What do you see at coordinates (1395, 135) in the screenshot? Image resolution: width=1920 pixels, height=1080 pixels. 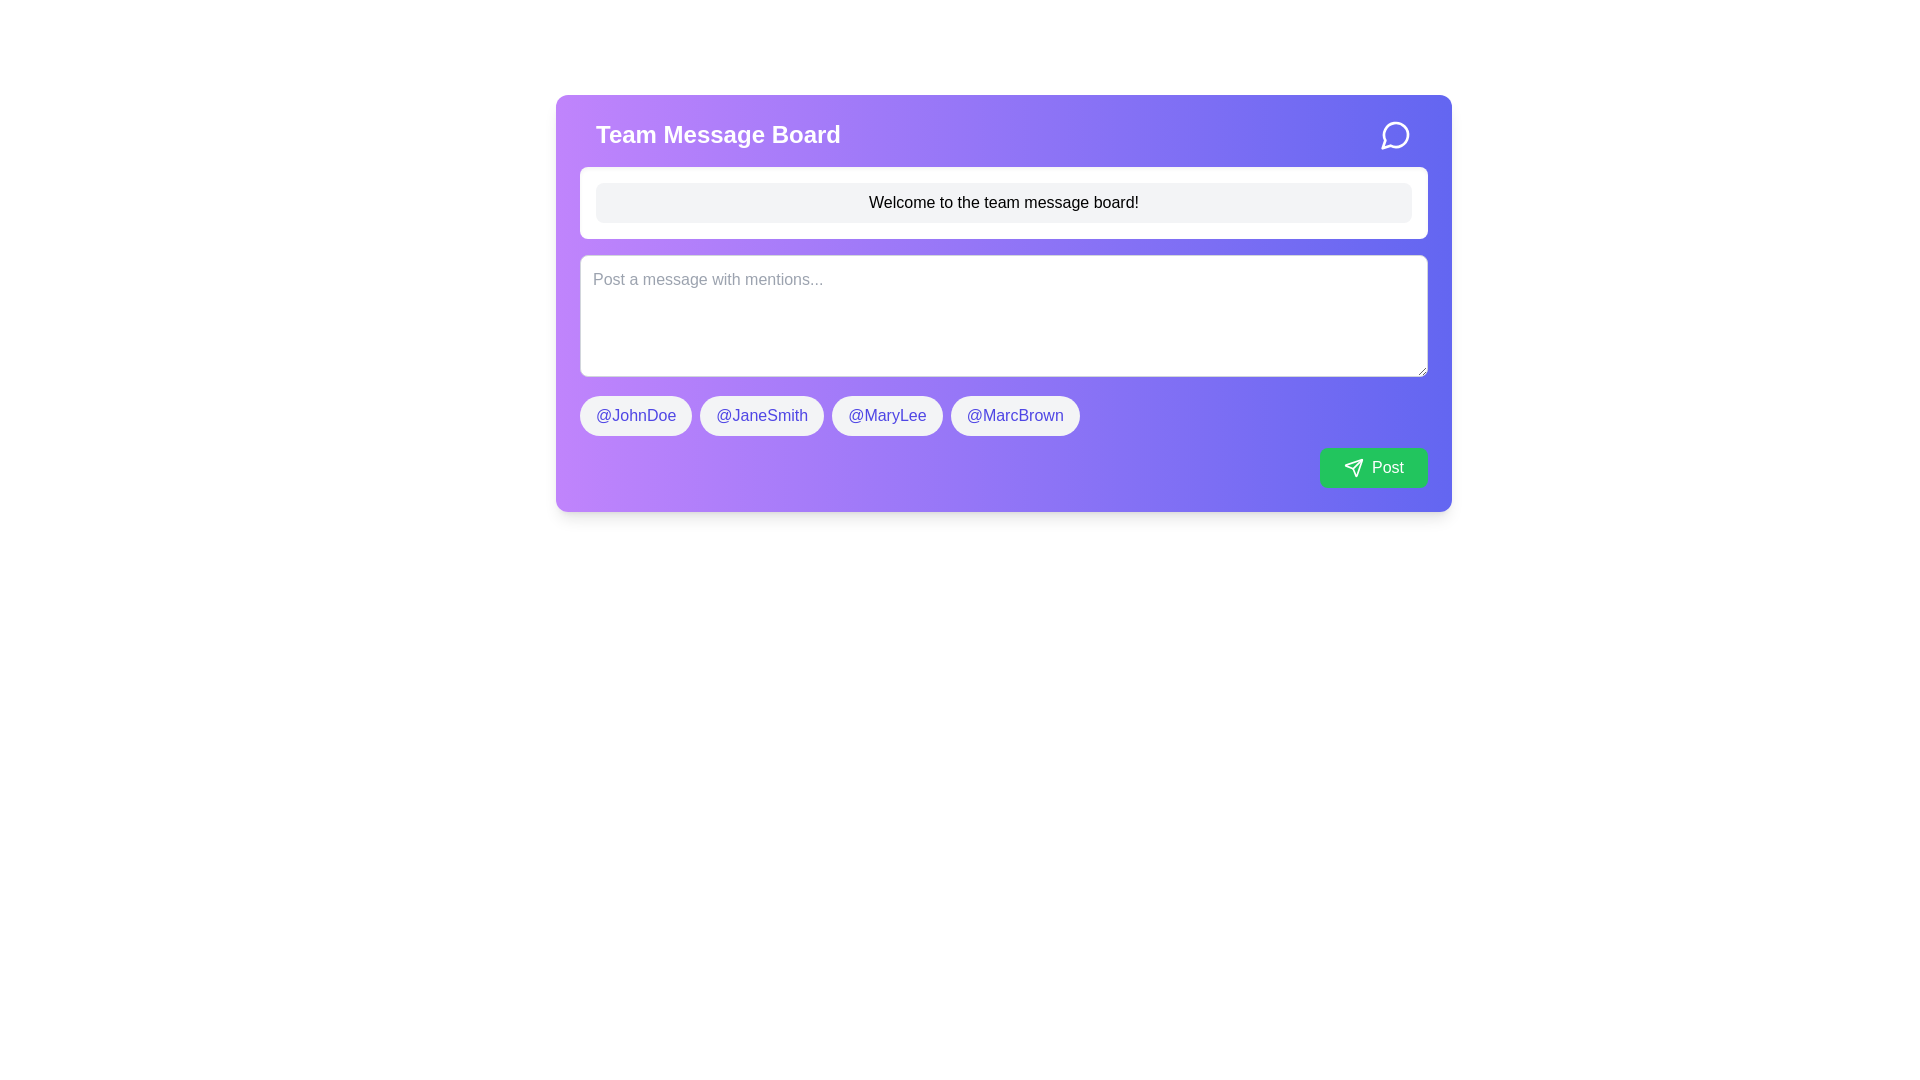 I see `the message/chat icon located at the top-right corner of the 'Team Message Board' header section, which serves as a visual indicator for communication features` at bounding box center [1395, 135].